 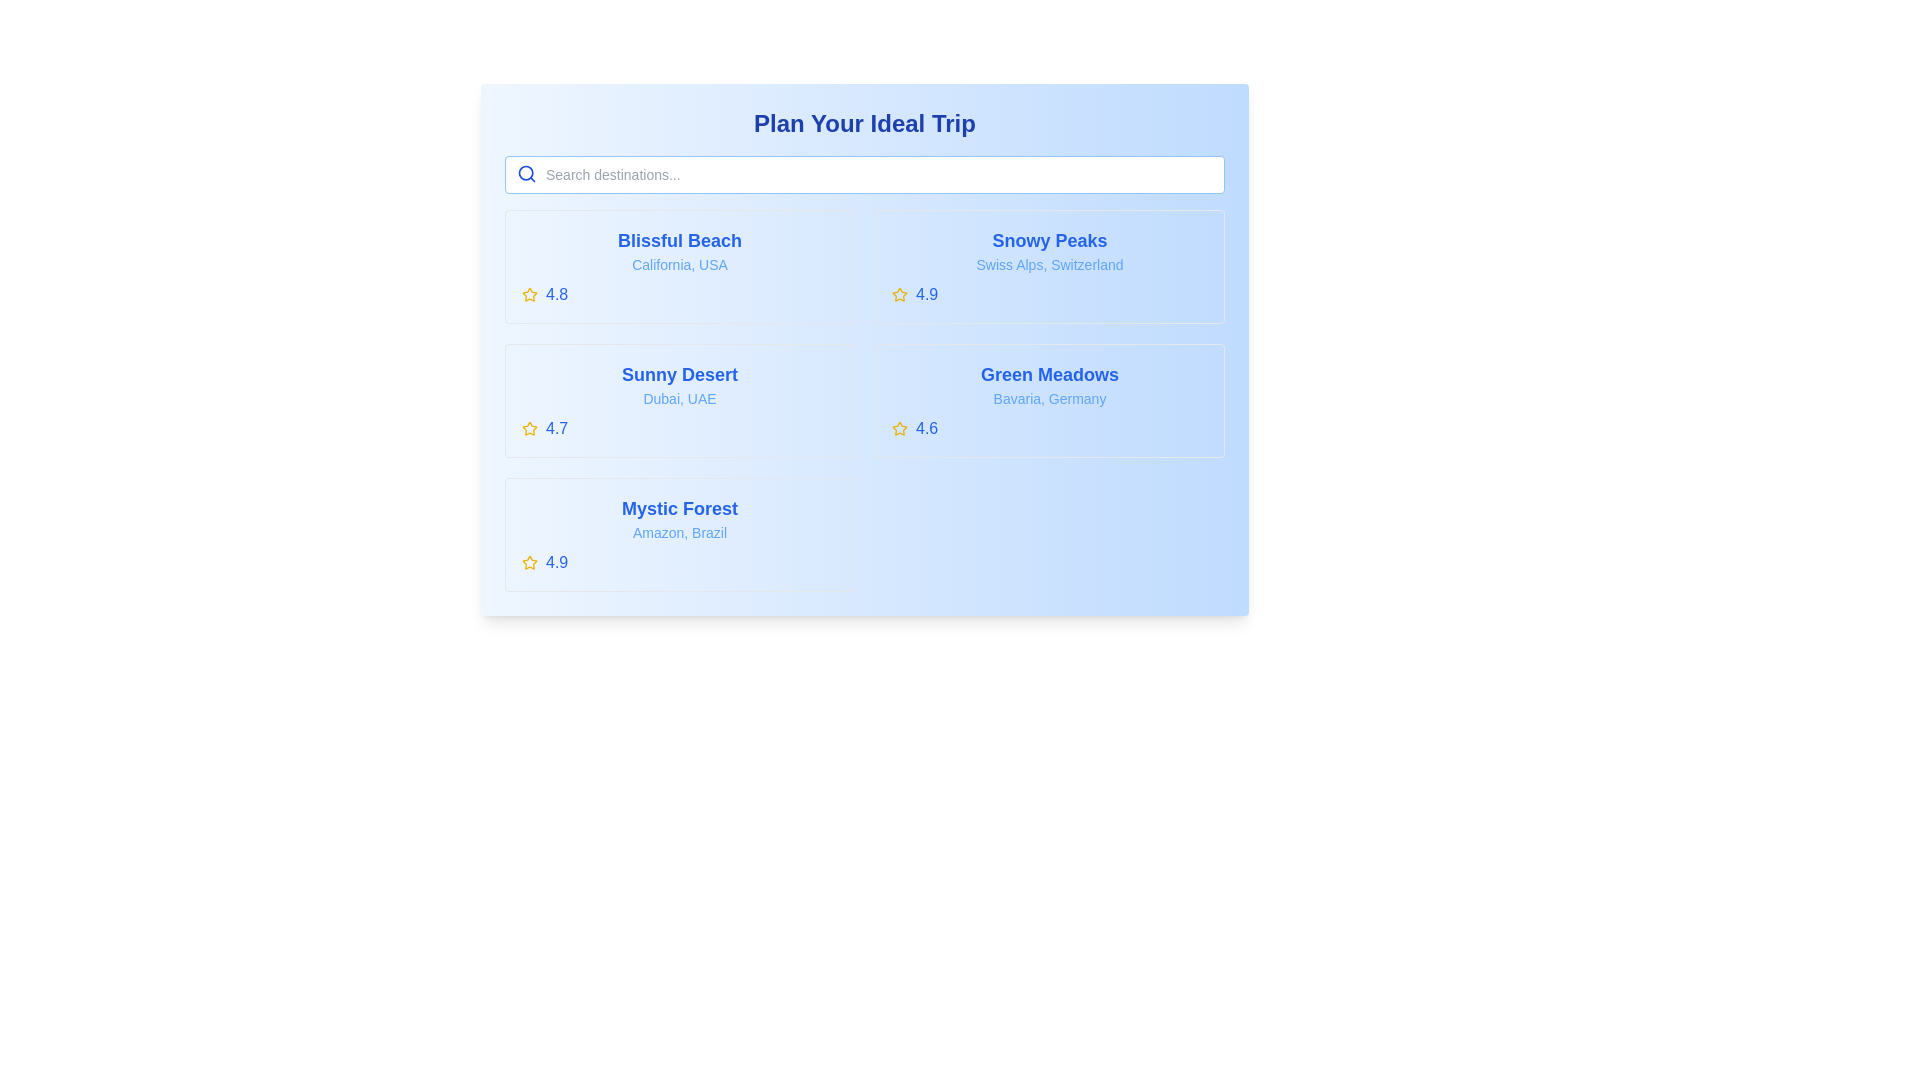 What do you see at coordinates (557, 294) in the screenshot?
I see `numeric rating displayed in the text label associated with the 'Blissful Beach' destination, which is positioned directly to the right of the star icon in the top-left section of the interface` at bounding box center [557, 294].